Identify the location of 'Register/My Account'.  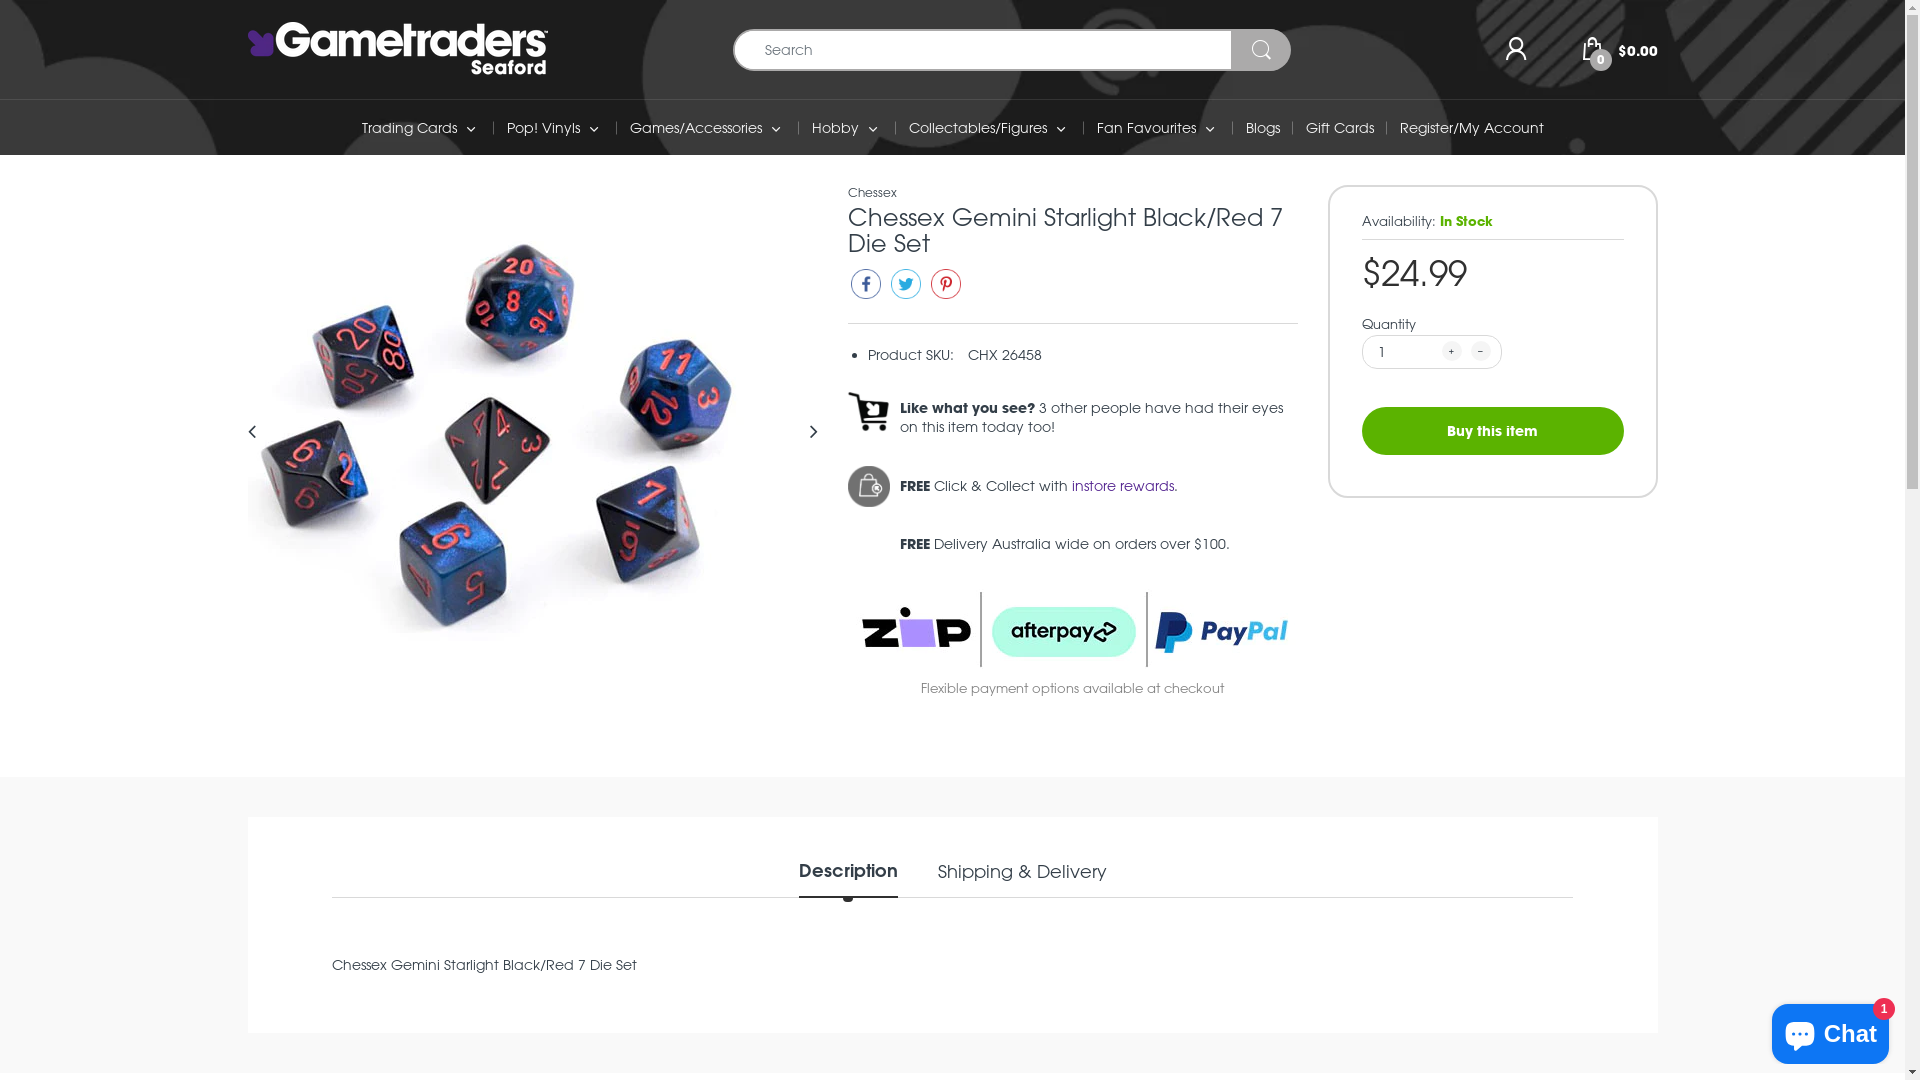
(1472, 127).